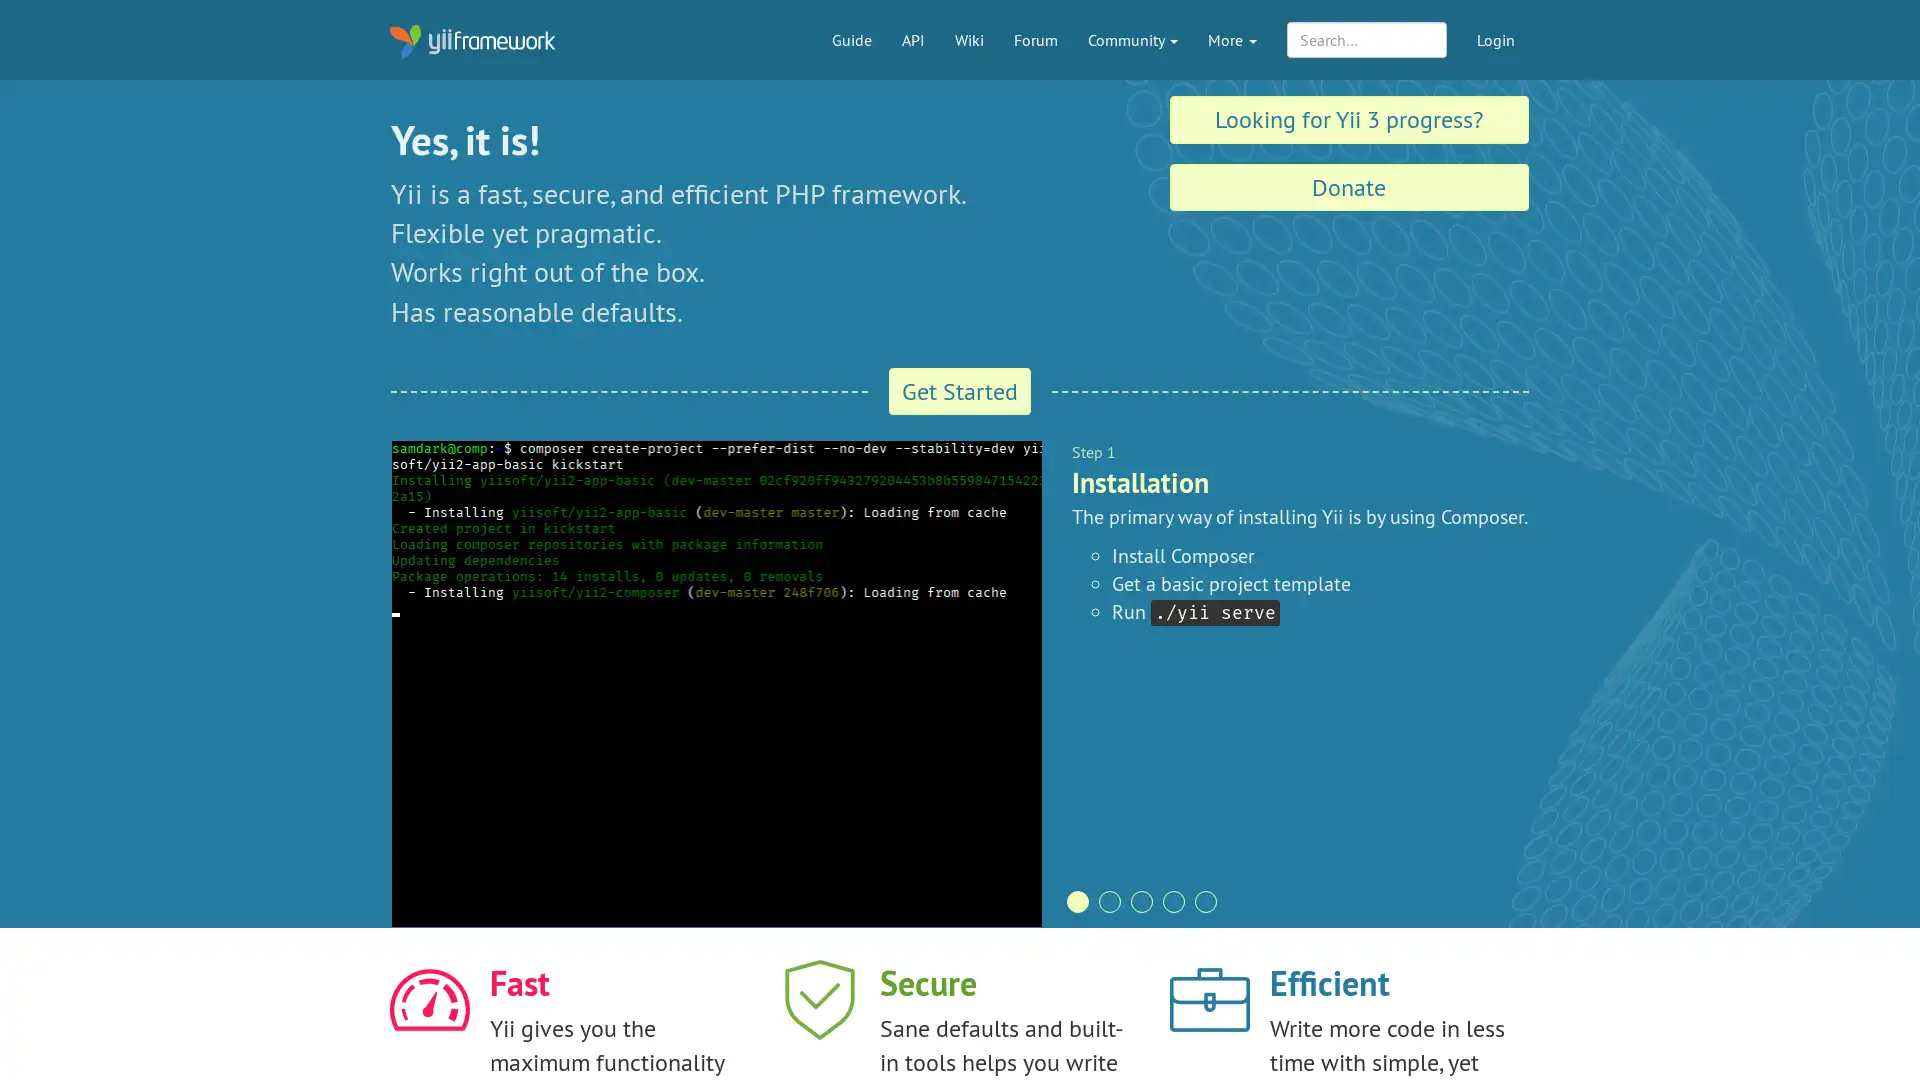 This screenshot has width=1920, height=1080. I want to click on pagination, so click(1077, 902).